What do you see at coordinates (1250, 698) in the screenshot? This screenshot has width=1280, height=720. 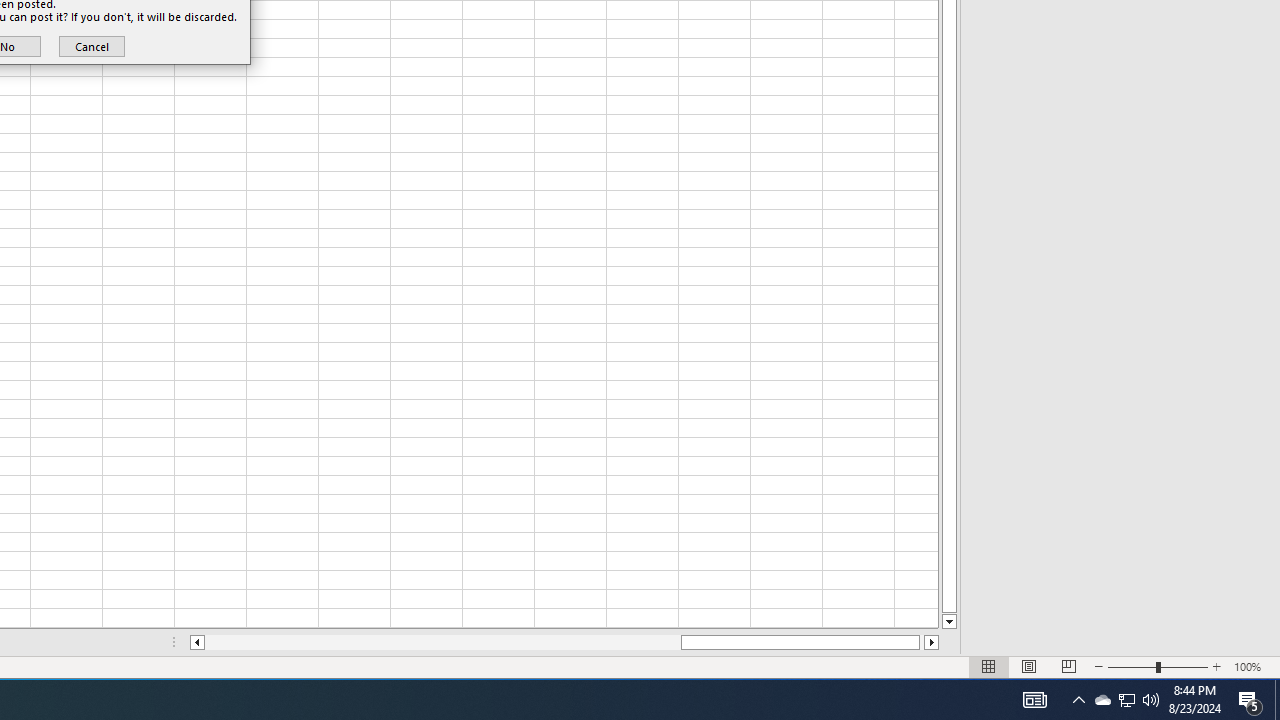 I see `'Action Center, 5 new notifications'` at bounding box center [1250, 698].